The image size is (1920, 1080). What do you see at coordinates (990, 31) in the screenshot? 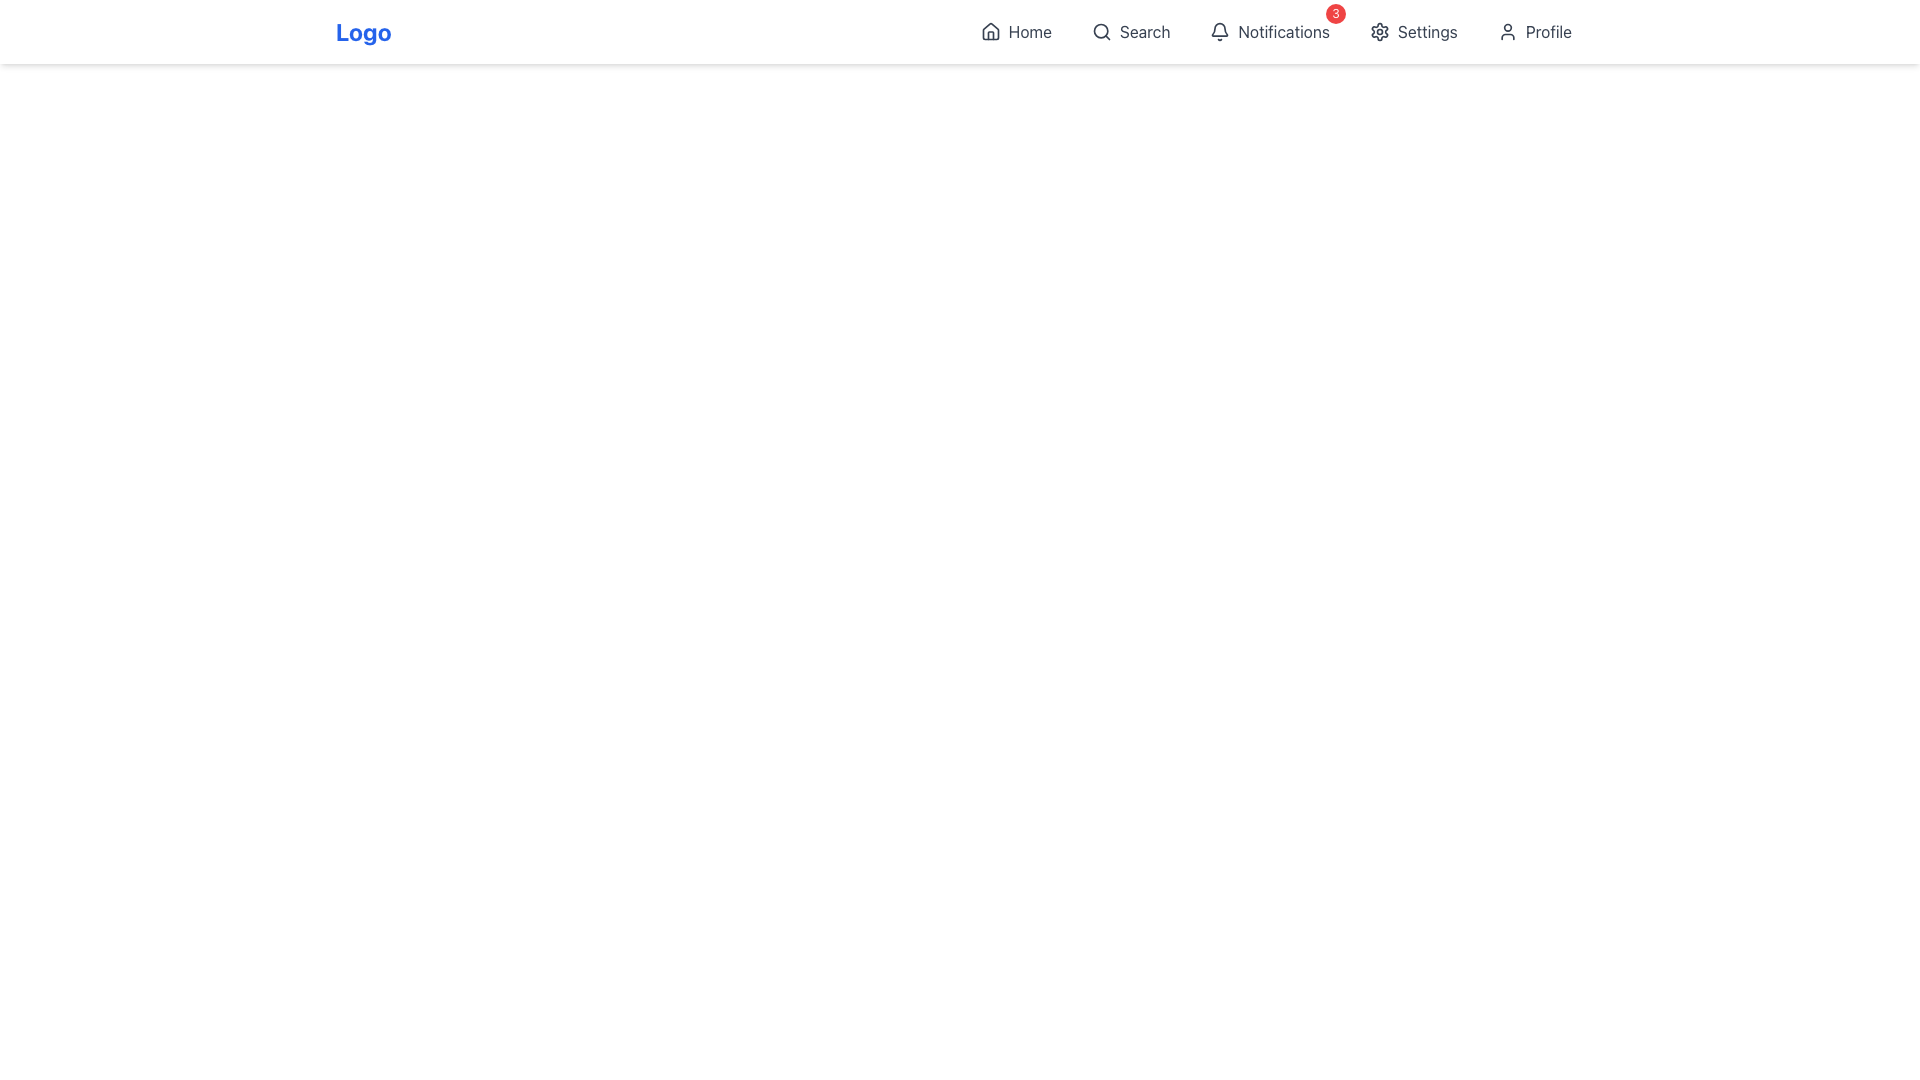
I see `the Home button icon located at the leftmost side of the navigation bar, which serves` at bounding box center [990, 31].